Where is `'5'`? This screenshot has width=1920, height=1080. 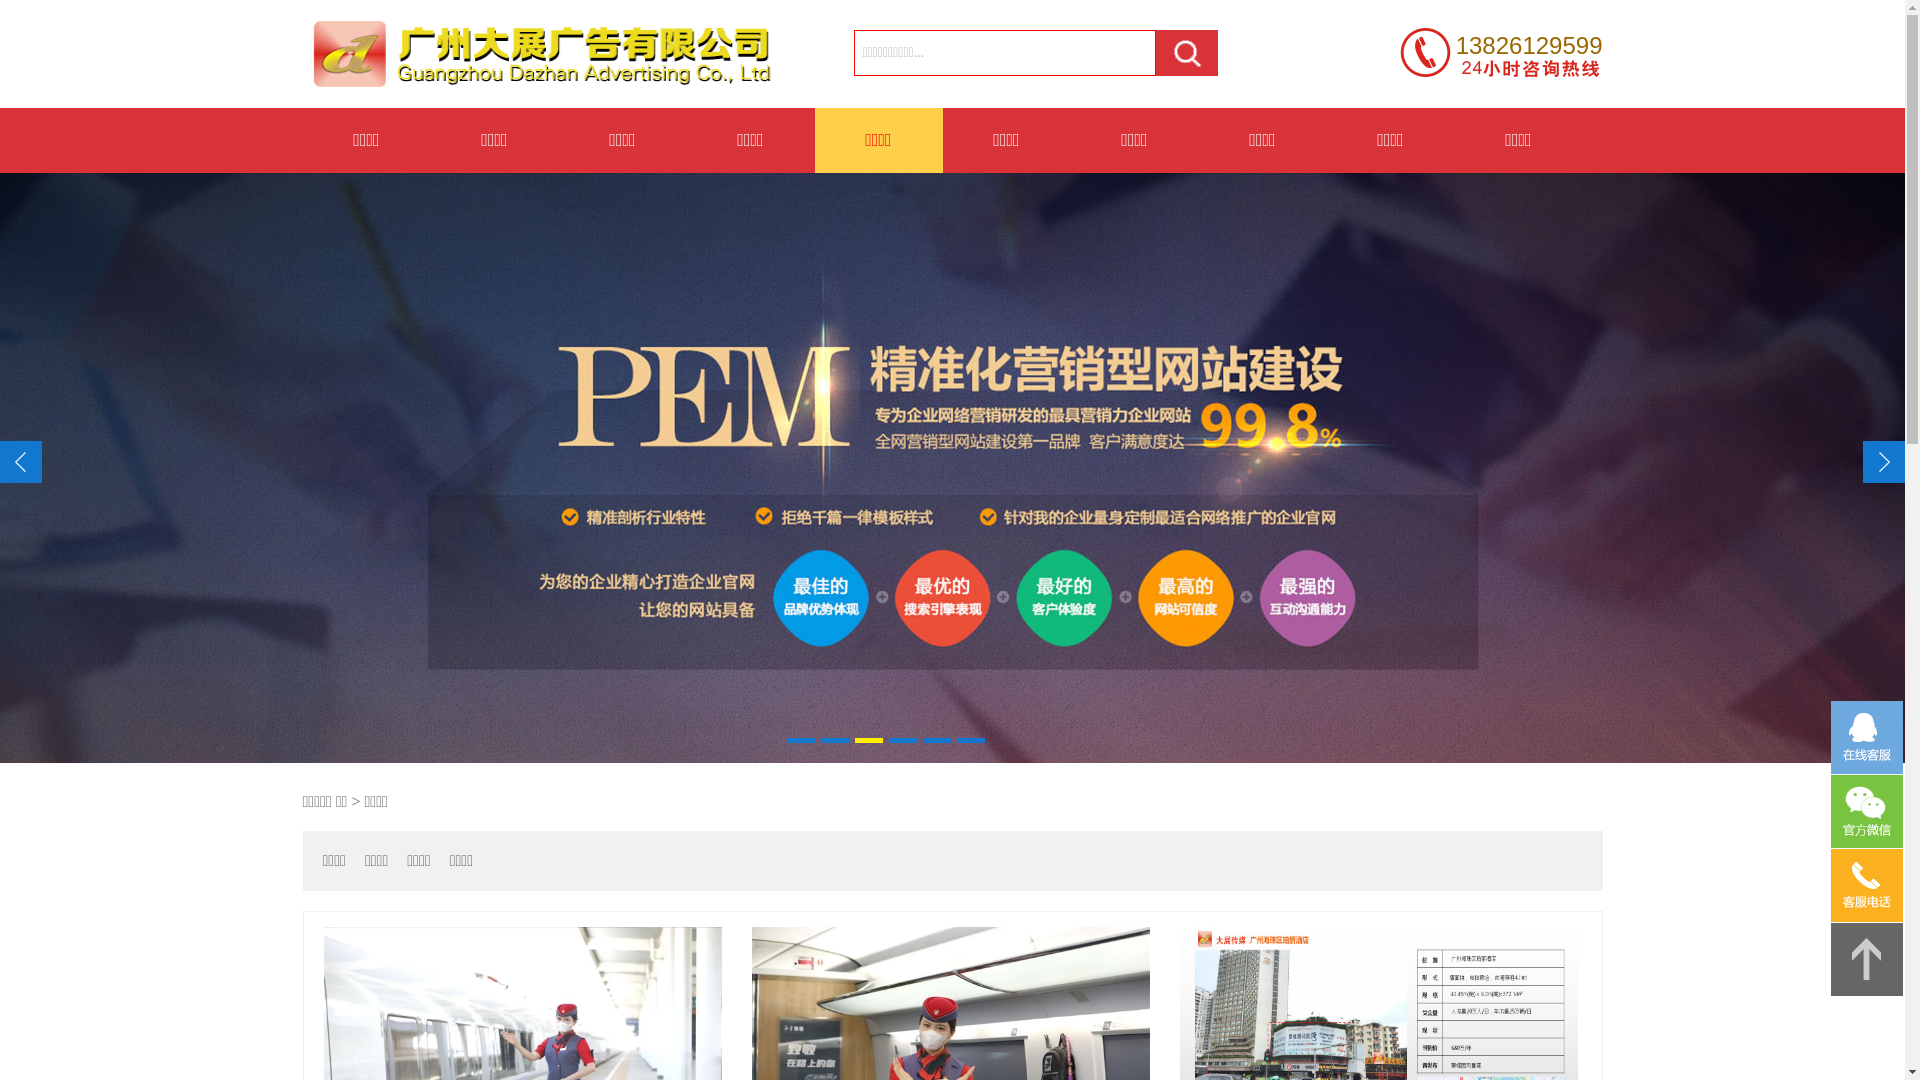
'5' is located at coordinates (935, 740).